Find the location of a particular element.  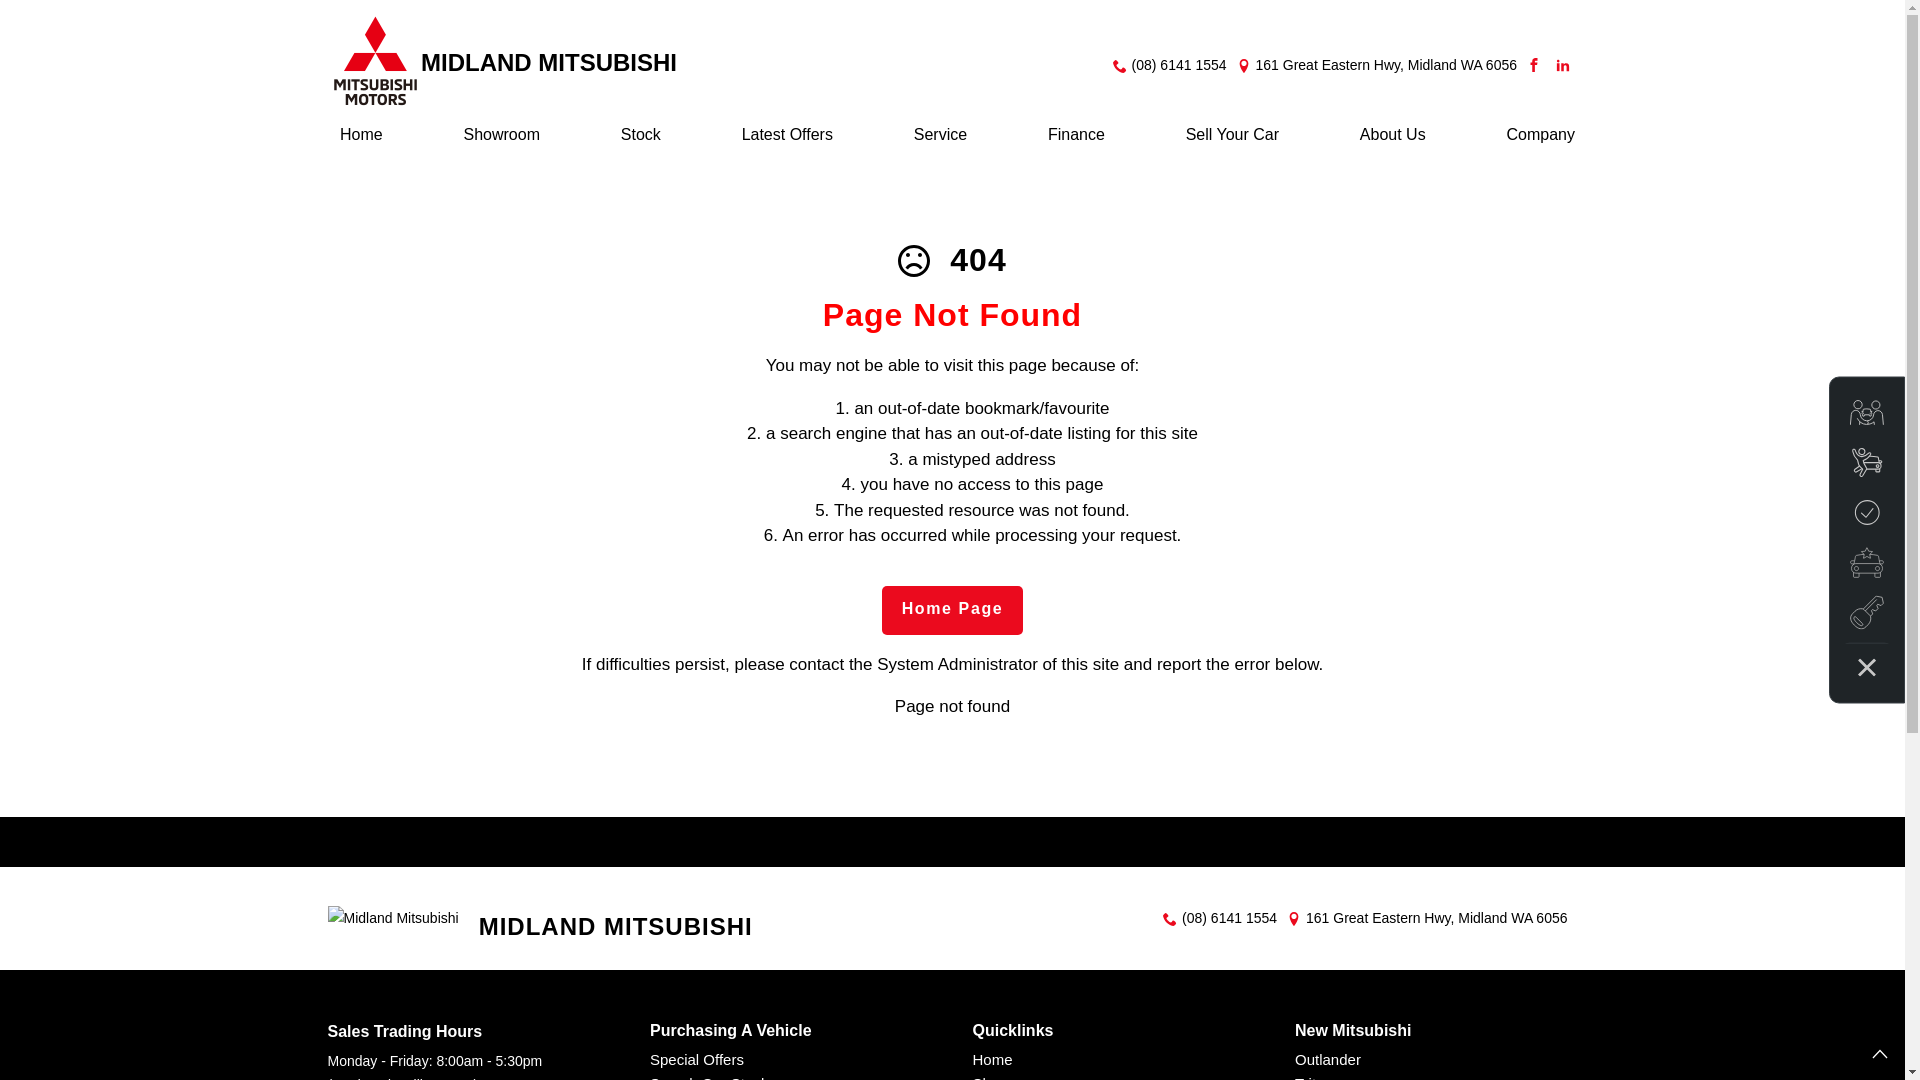

'Home' is located at coordinates (992, 1058).